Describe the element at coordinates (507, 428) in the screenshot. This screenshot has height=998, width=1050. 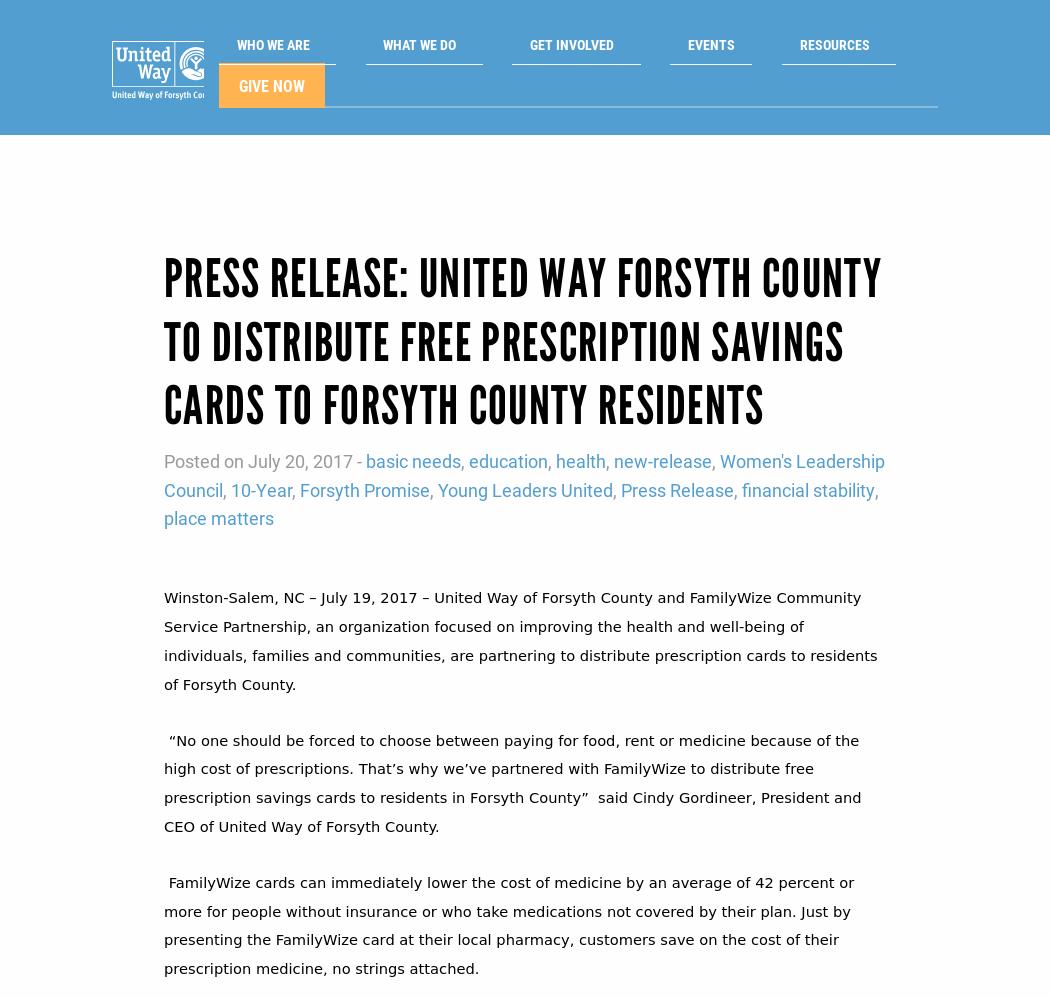
I see `'education'` at that location.